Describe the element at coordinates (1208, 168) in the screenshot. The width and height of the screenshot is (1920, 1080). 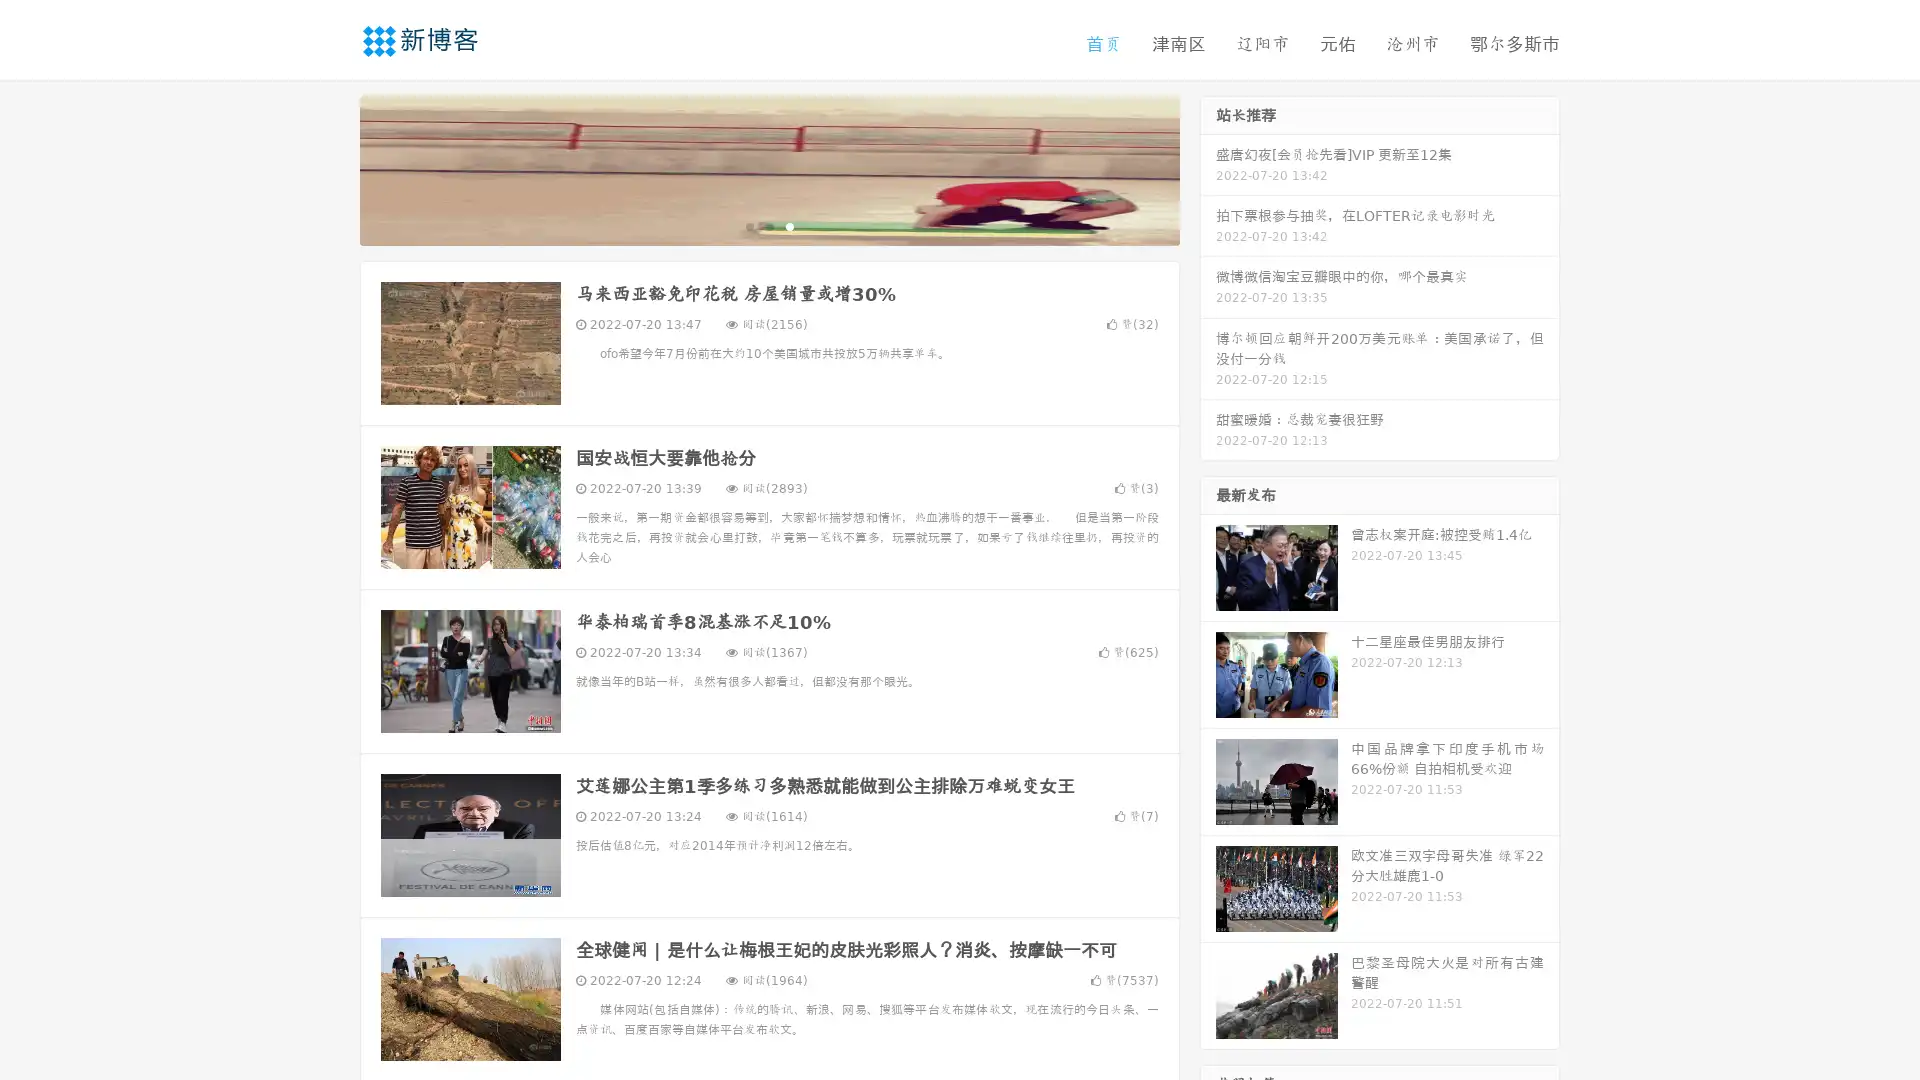
I see `Next slide` at that location.